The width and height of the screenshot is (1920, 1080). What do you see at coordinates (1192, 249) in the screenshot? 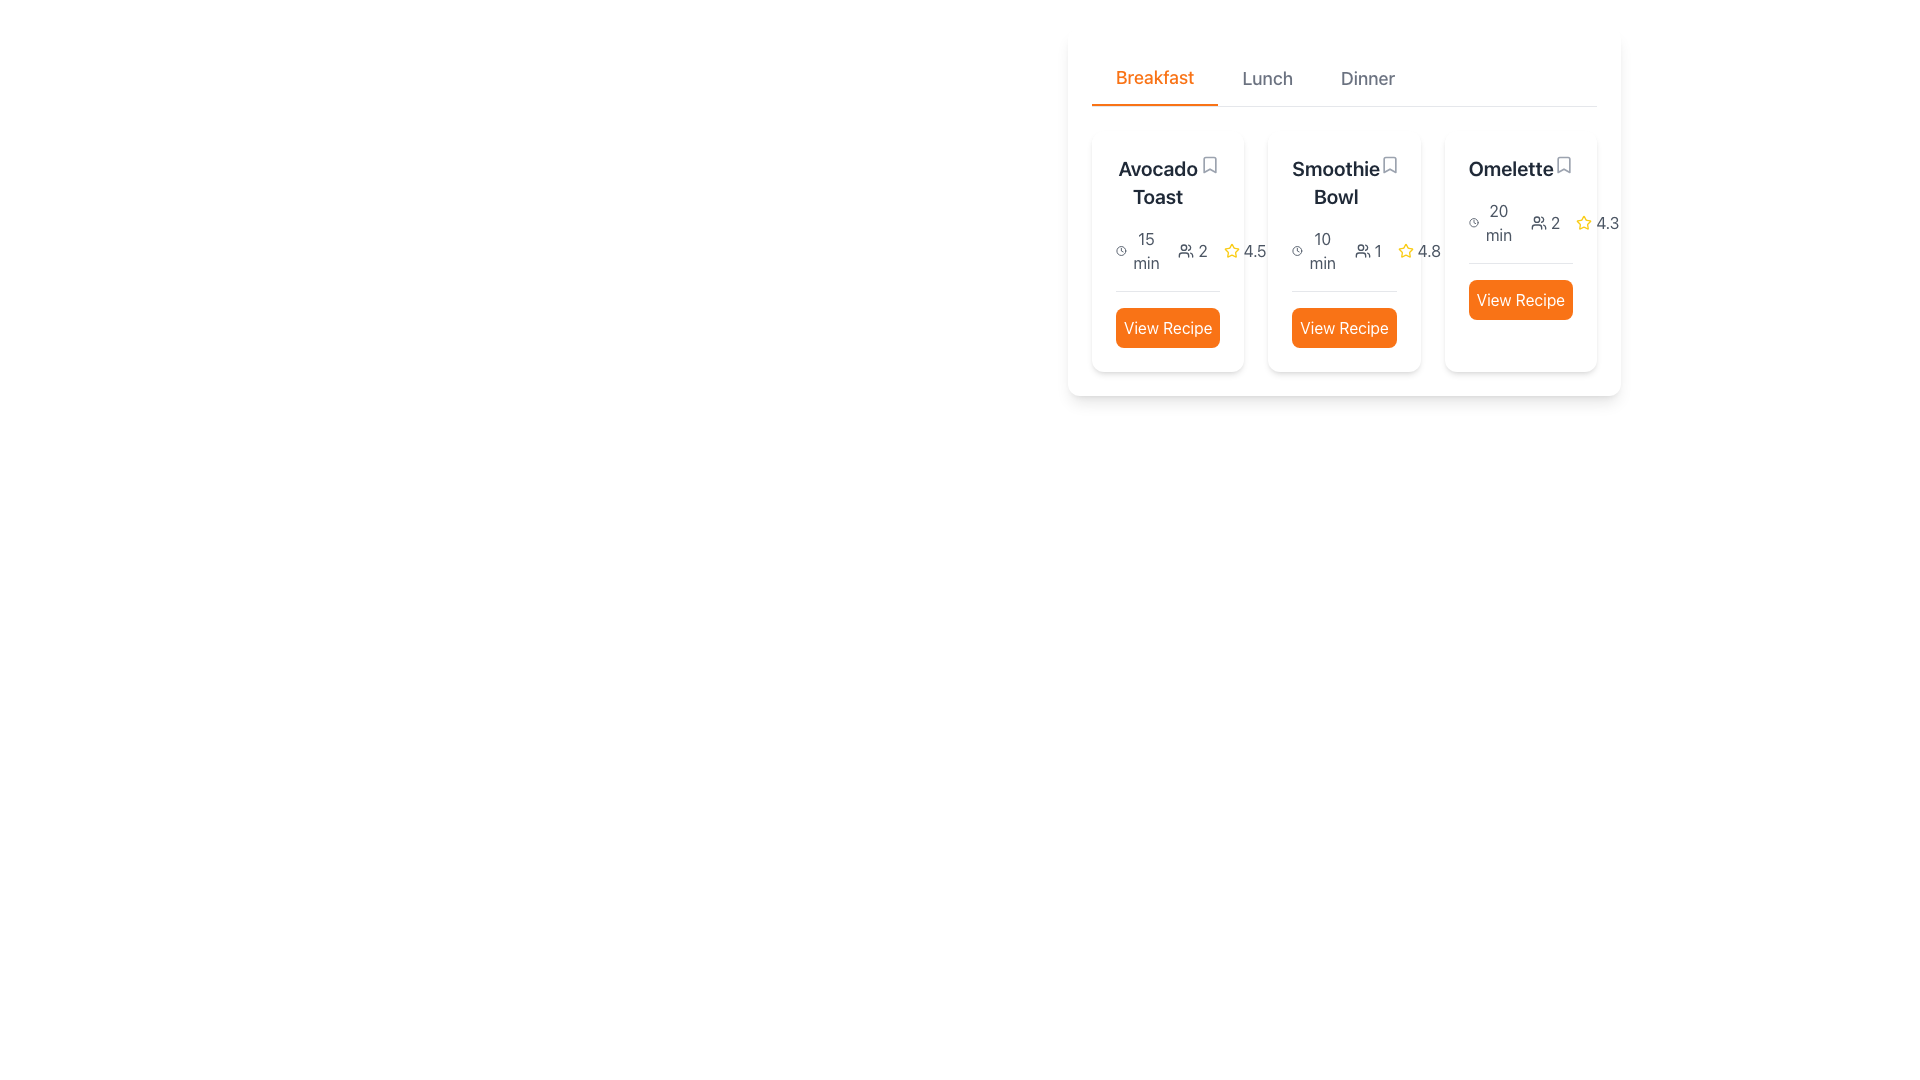
I see `the informational label with an icon of multiple users and the number '2' for the 'Avocado Toast' card in the 'Breakfast' section` at bounding box center [1192, 249].